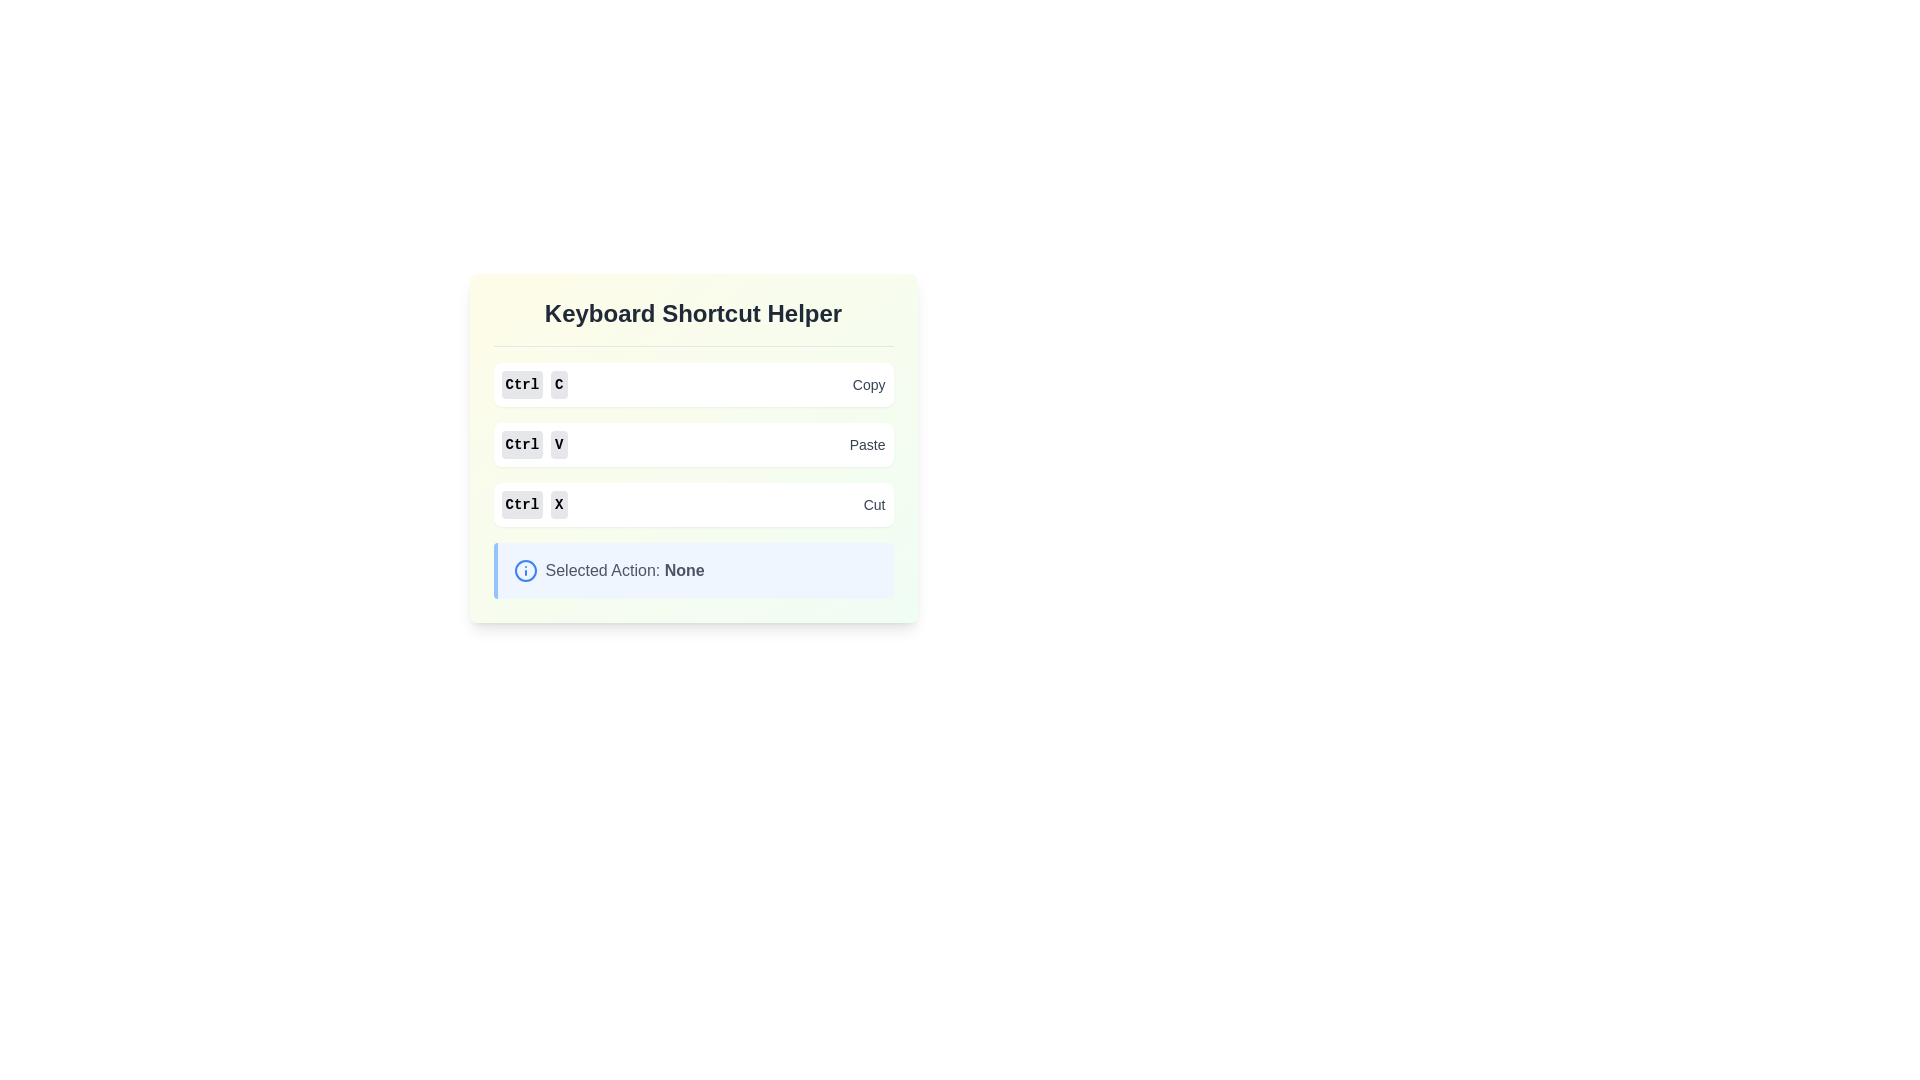  Describe the element at coordinates (869, 385) in the screenshot. I see `the 'Copy' text label, which is displayed in a simple gray font and is positioned towards the end of a row, separated from 'Ctrl' and 'C'` at that location.